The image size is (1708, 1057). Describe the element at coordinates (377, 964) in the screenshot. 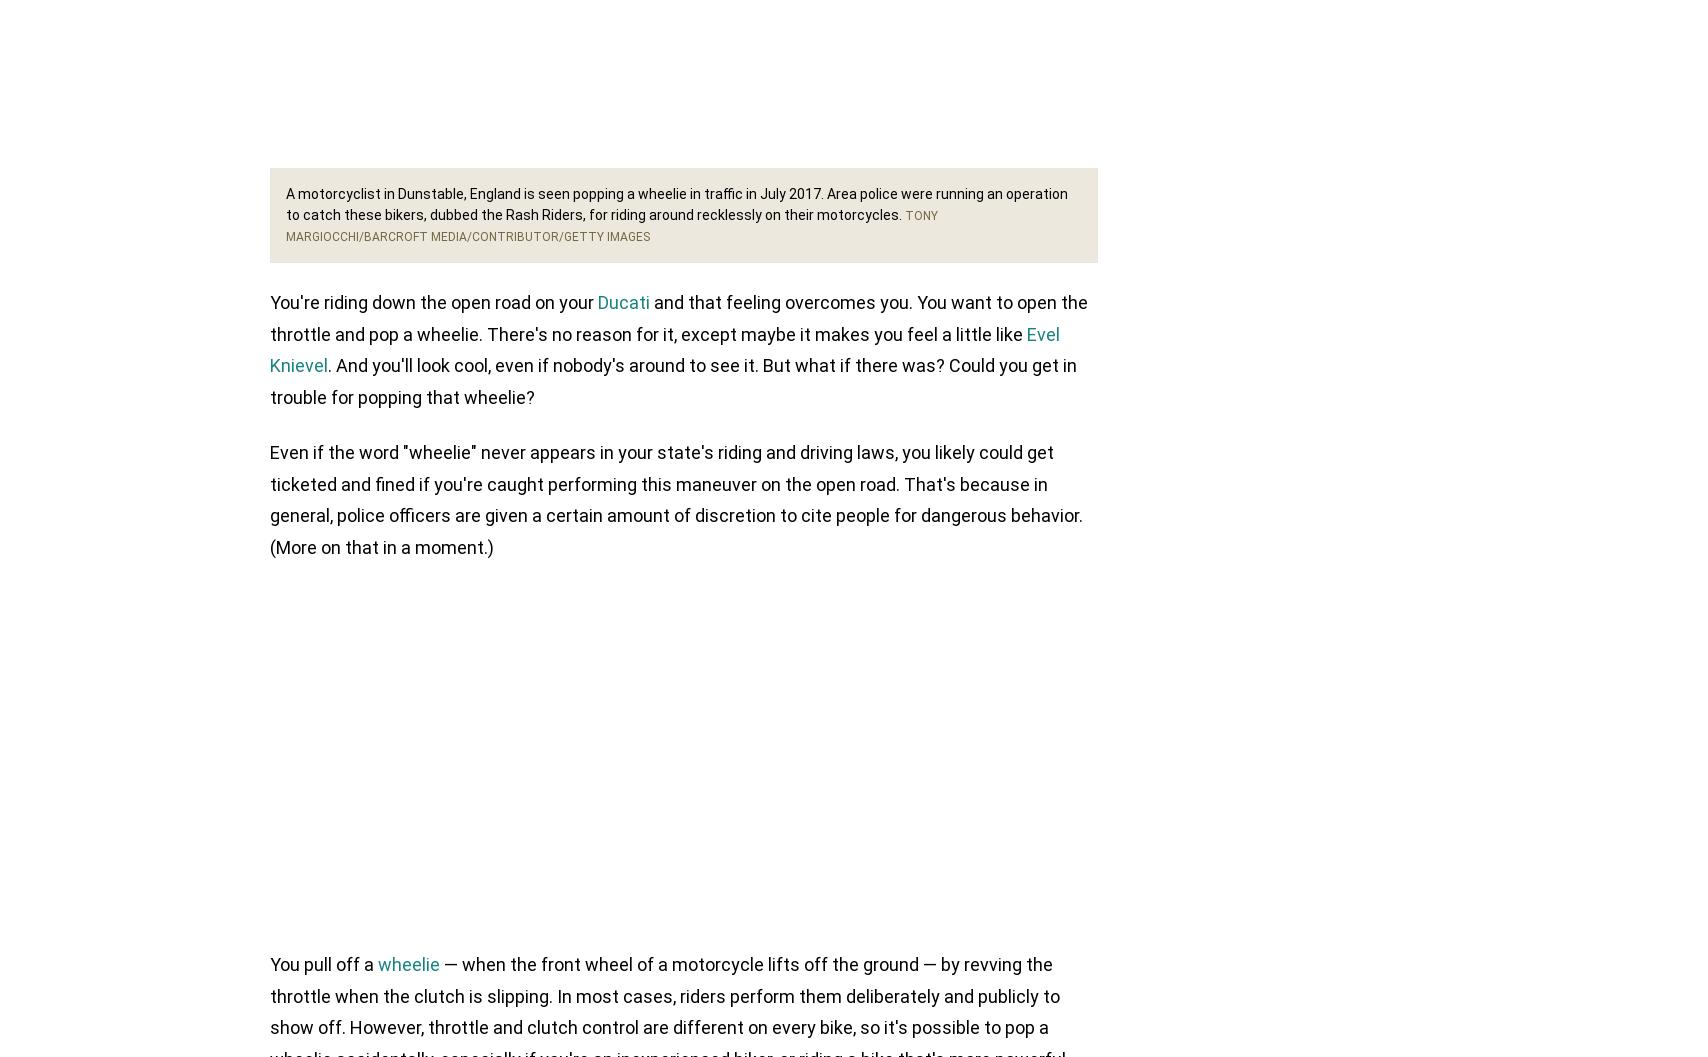

I see `'wheelie'` at that location.